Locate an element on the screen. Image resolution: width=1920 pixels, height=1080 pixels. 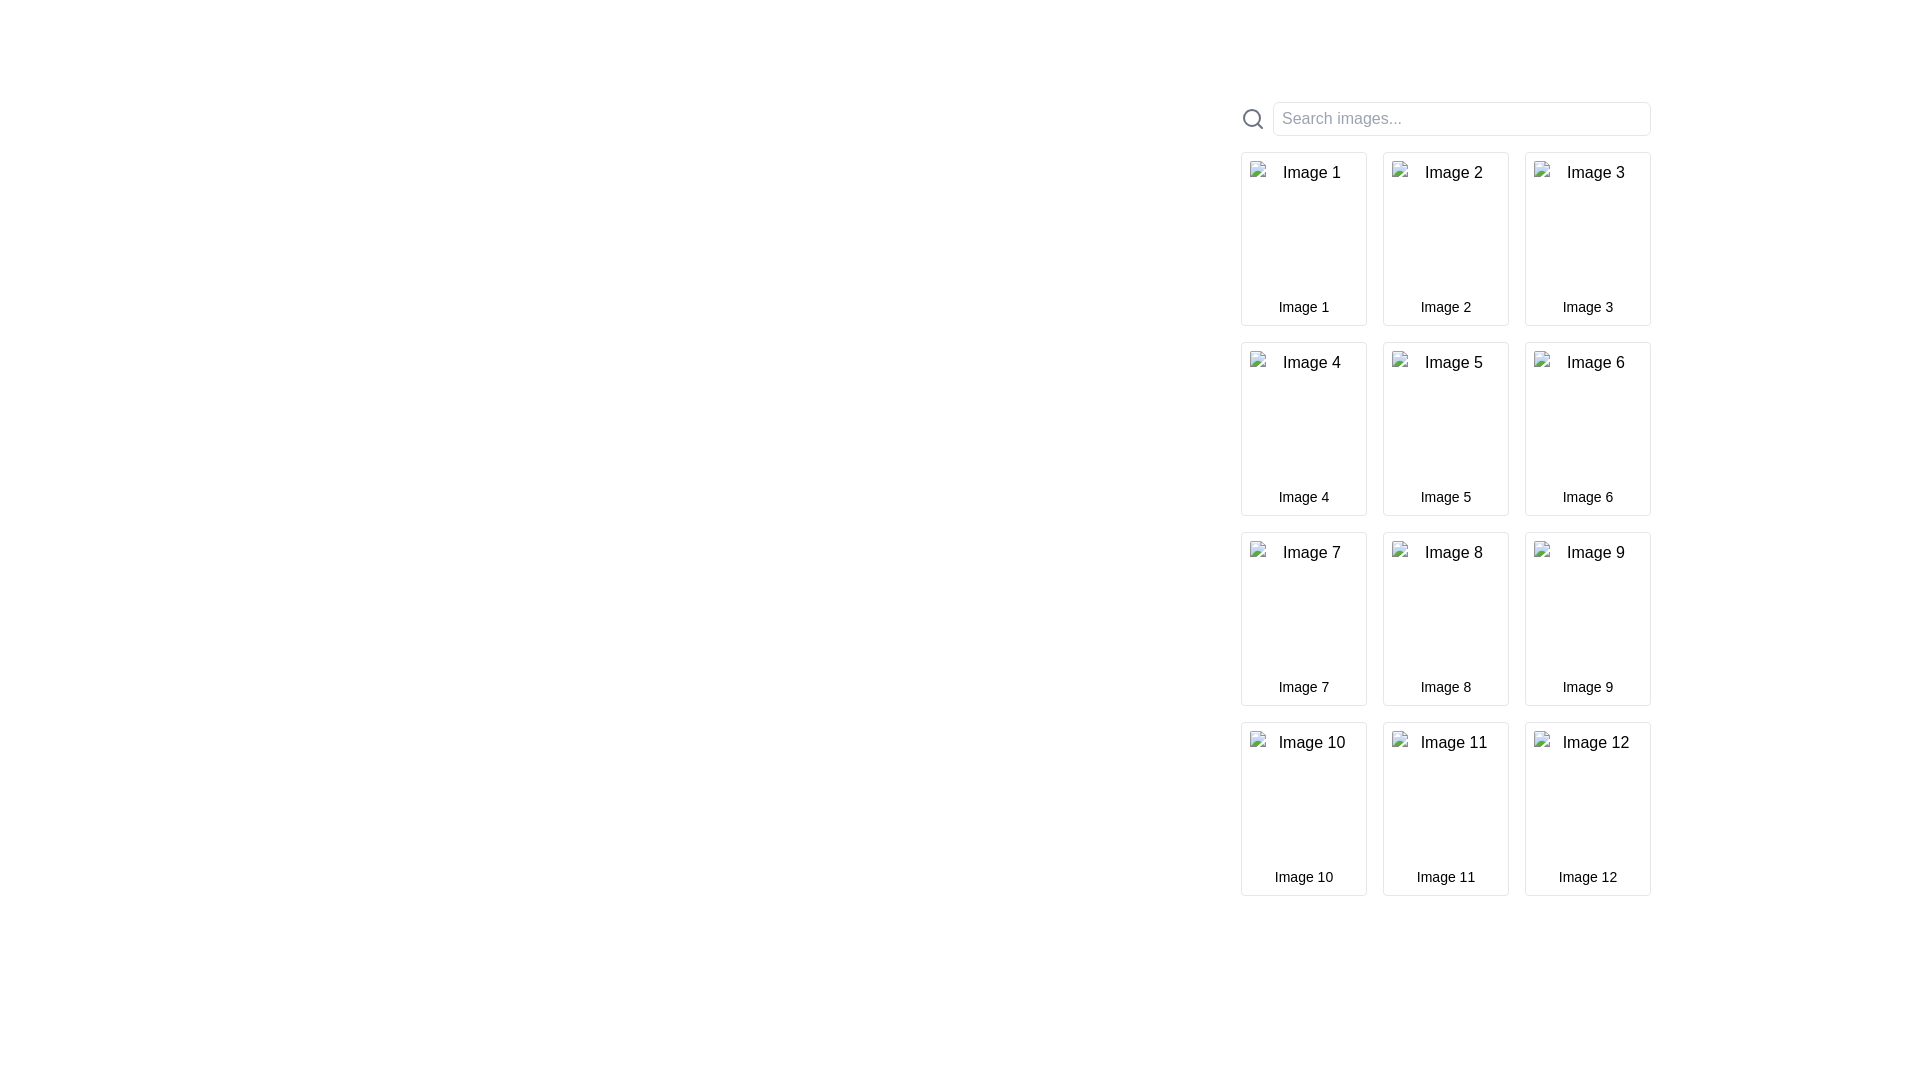
the second grid item displaying 'Image 2' with a preview image and caption is located at coordinates (1445, 238).